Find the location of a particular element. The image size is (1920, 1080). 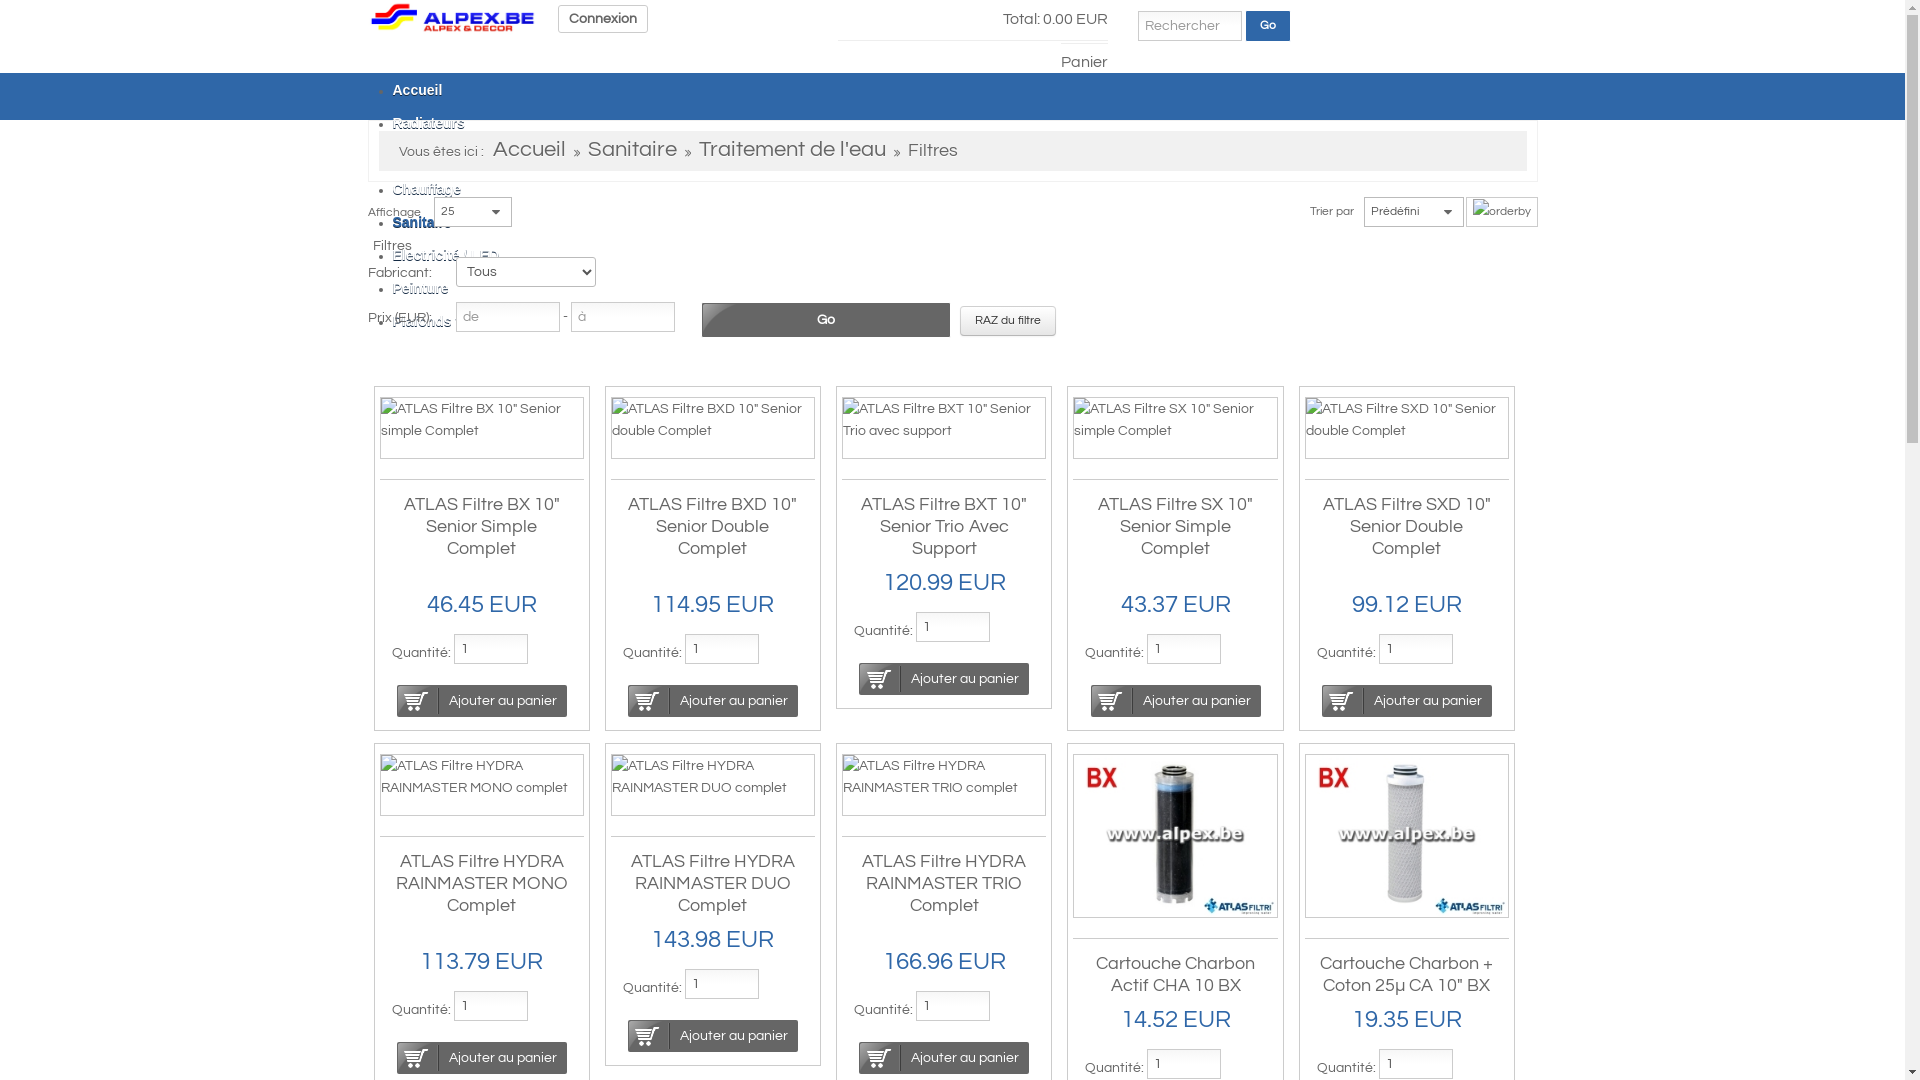

'Accueil' is located at coordinates (416, 88).